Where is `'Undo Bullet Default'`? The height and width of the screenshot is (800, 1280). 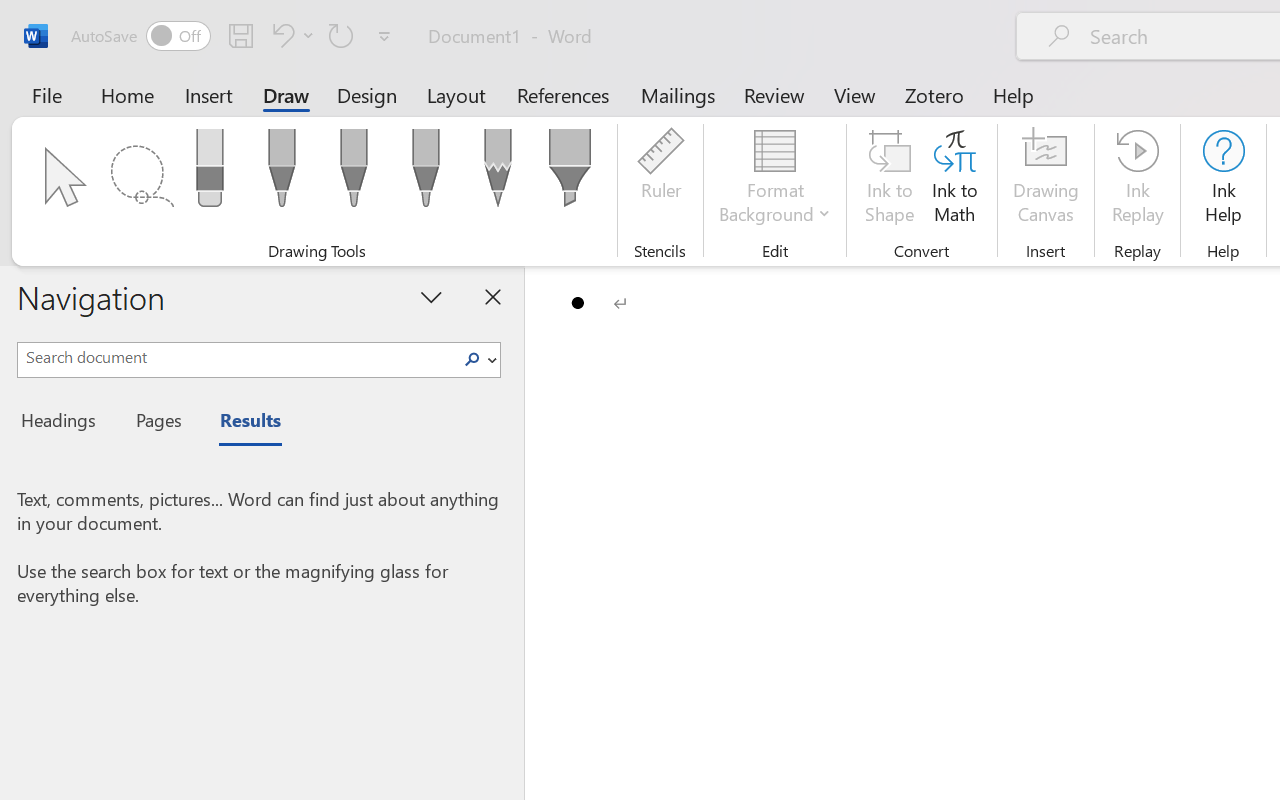 'Undo Bullet Default' is located at coordinates (289, 34).